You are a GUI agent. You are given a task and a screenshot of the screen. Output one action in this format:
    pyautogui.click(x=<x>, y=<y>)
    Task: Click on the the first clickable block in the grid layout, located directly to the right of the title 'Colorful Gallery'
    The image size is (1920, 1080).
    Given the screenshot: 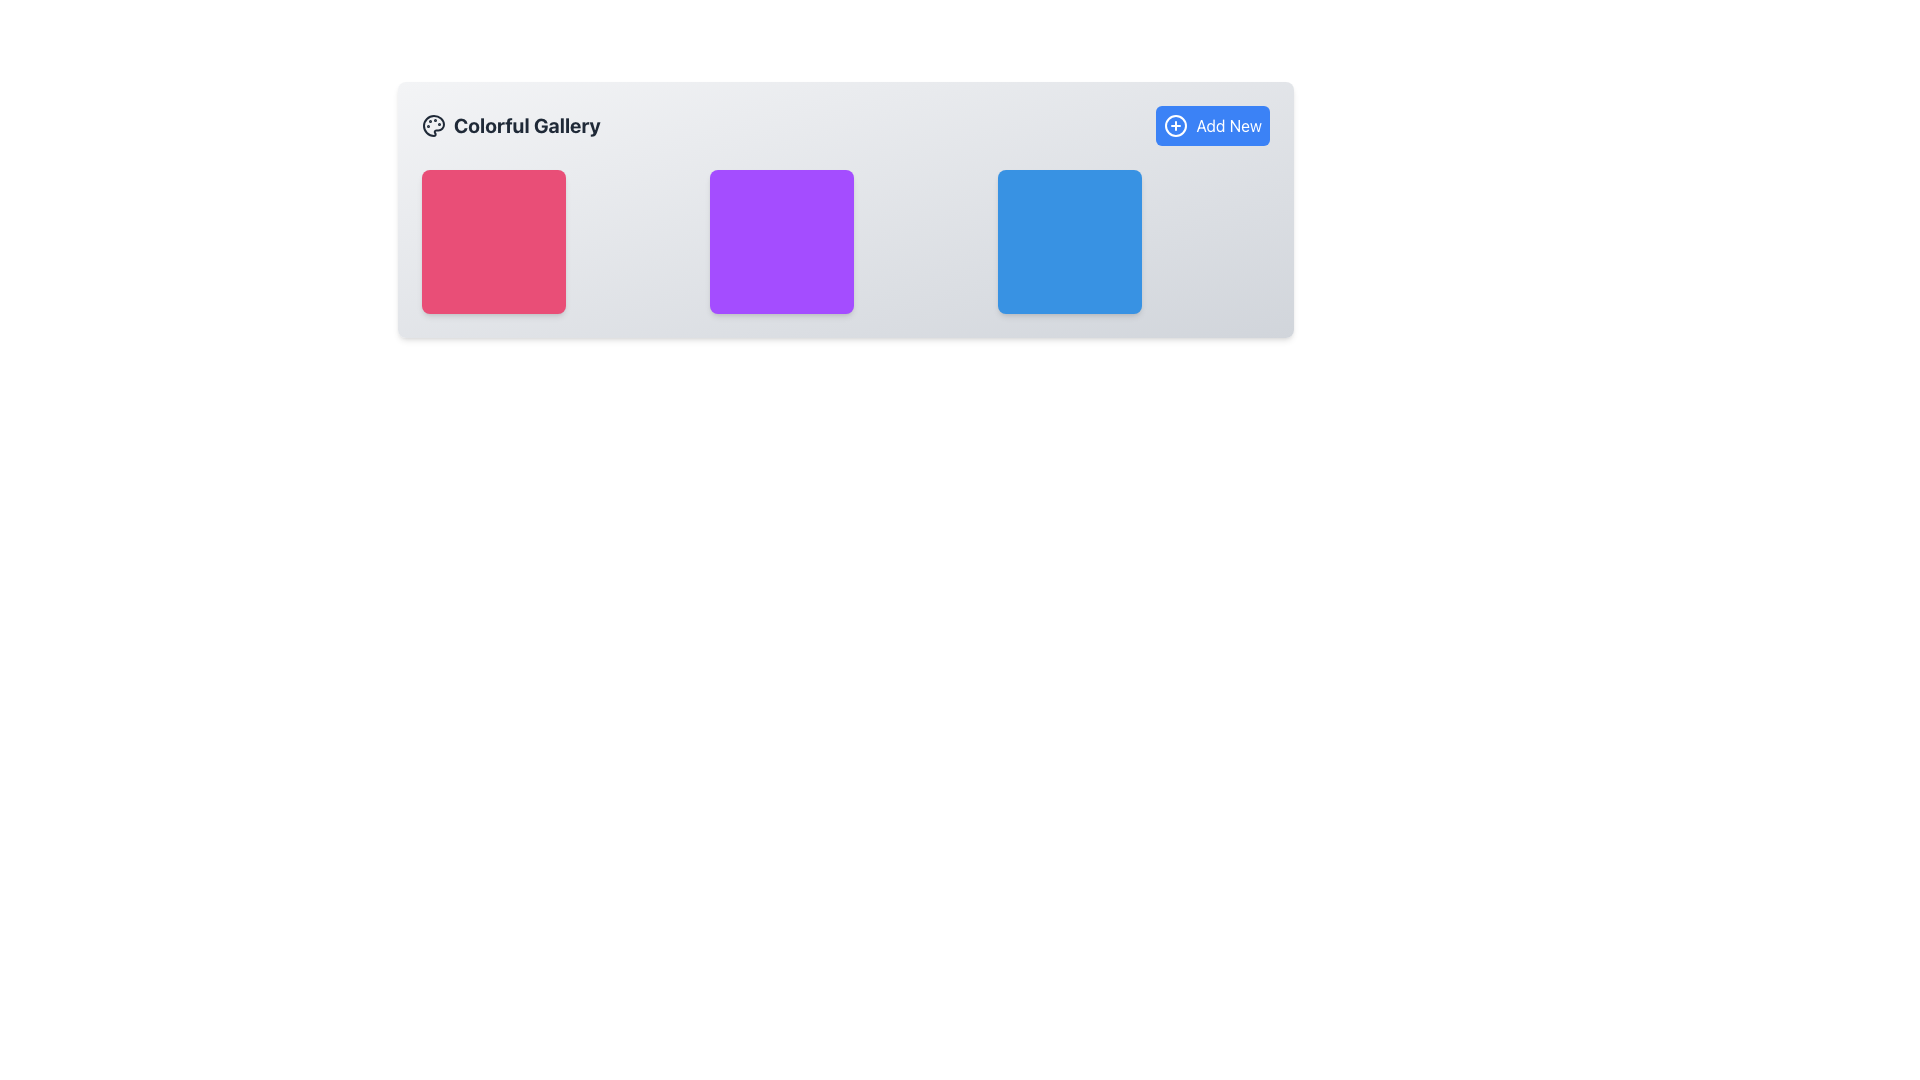 What is the action you would take?
    pyautogui.click(x=557, y=241)
    